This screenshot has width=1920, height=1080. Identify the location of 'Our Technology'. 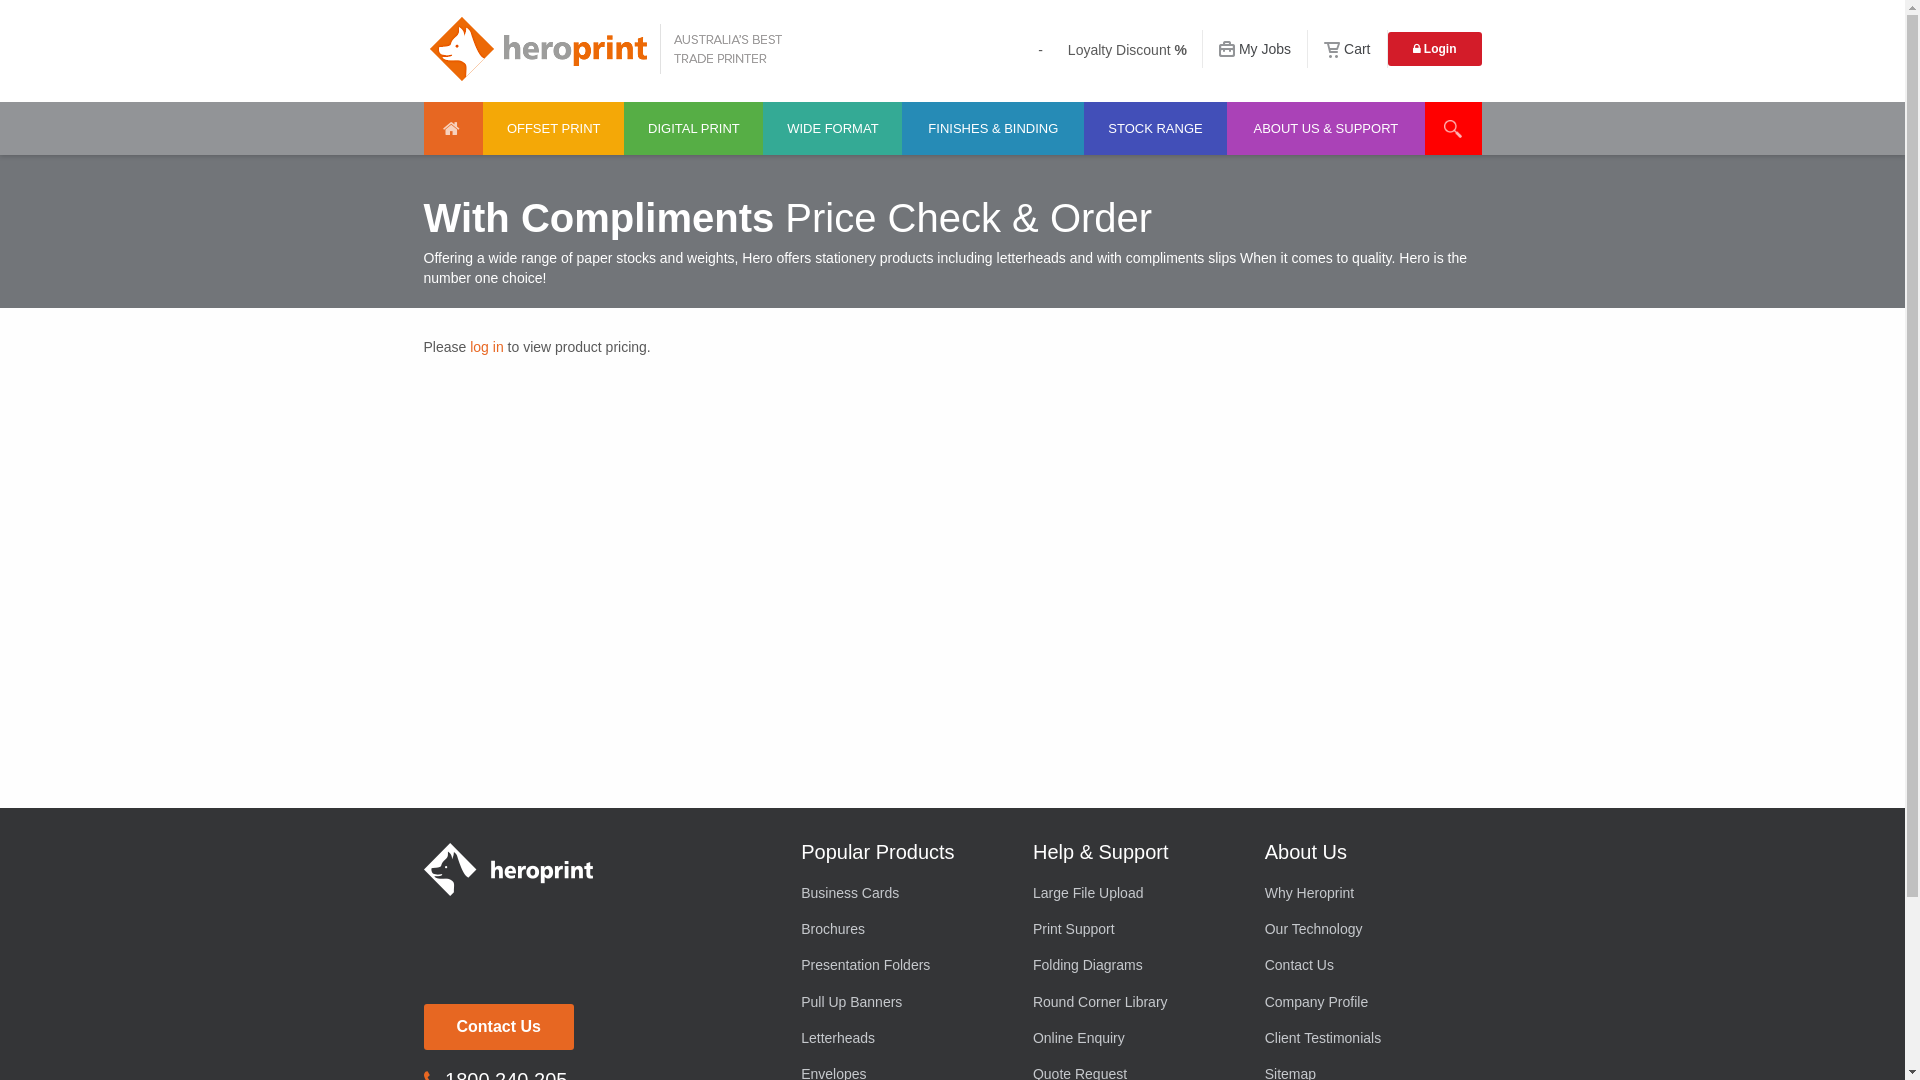
(1264, 929).